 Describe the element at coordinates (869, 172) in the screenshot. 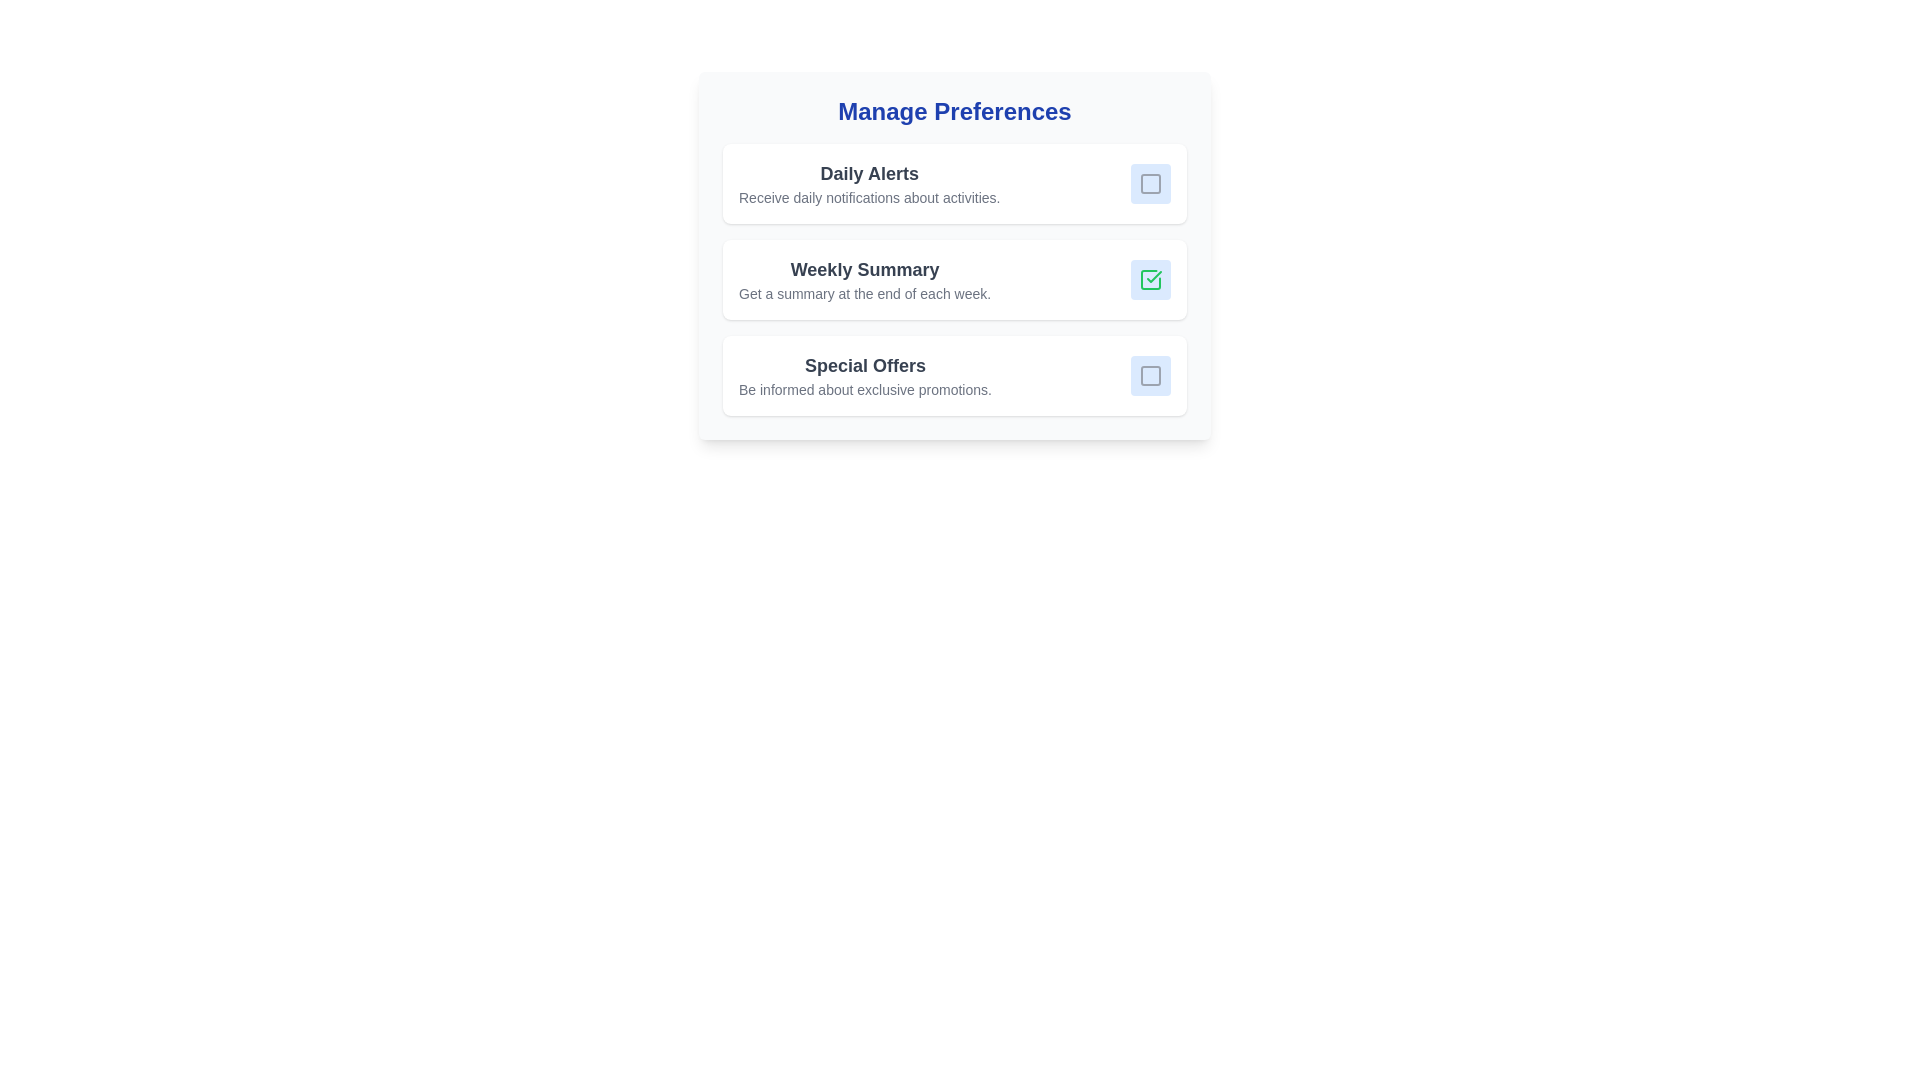

I see `the 'Daily Alerts' text label, which is a bold header in dark gray color positioned at the top-left of its card component` at that location.